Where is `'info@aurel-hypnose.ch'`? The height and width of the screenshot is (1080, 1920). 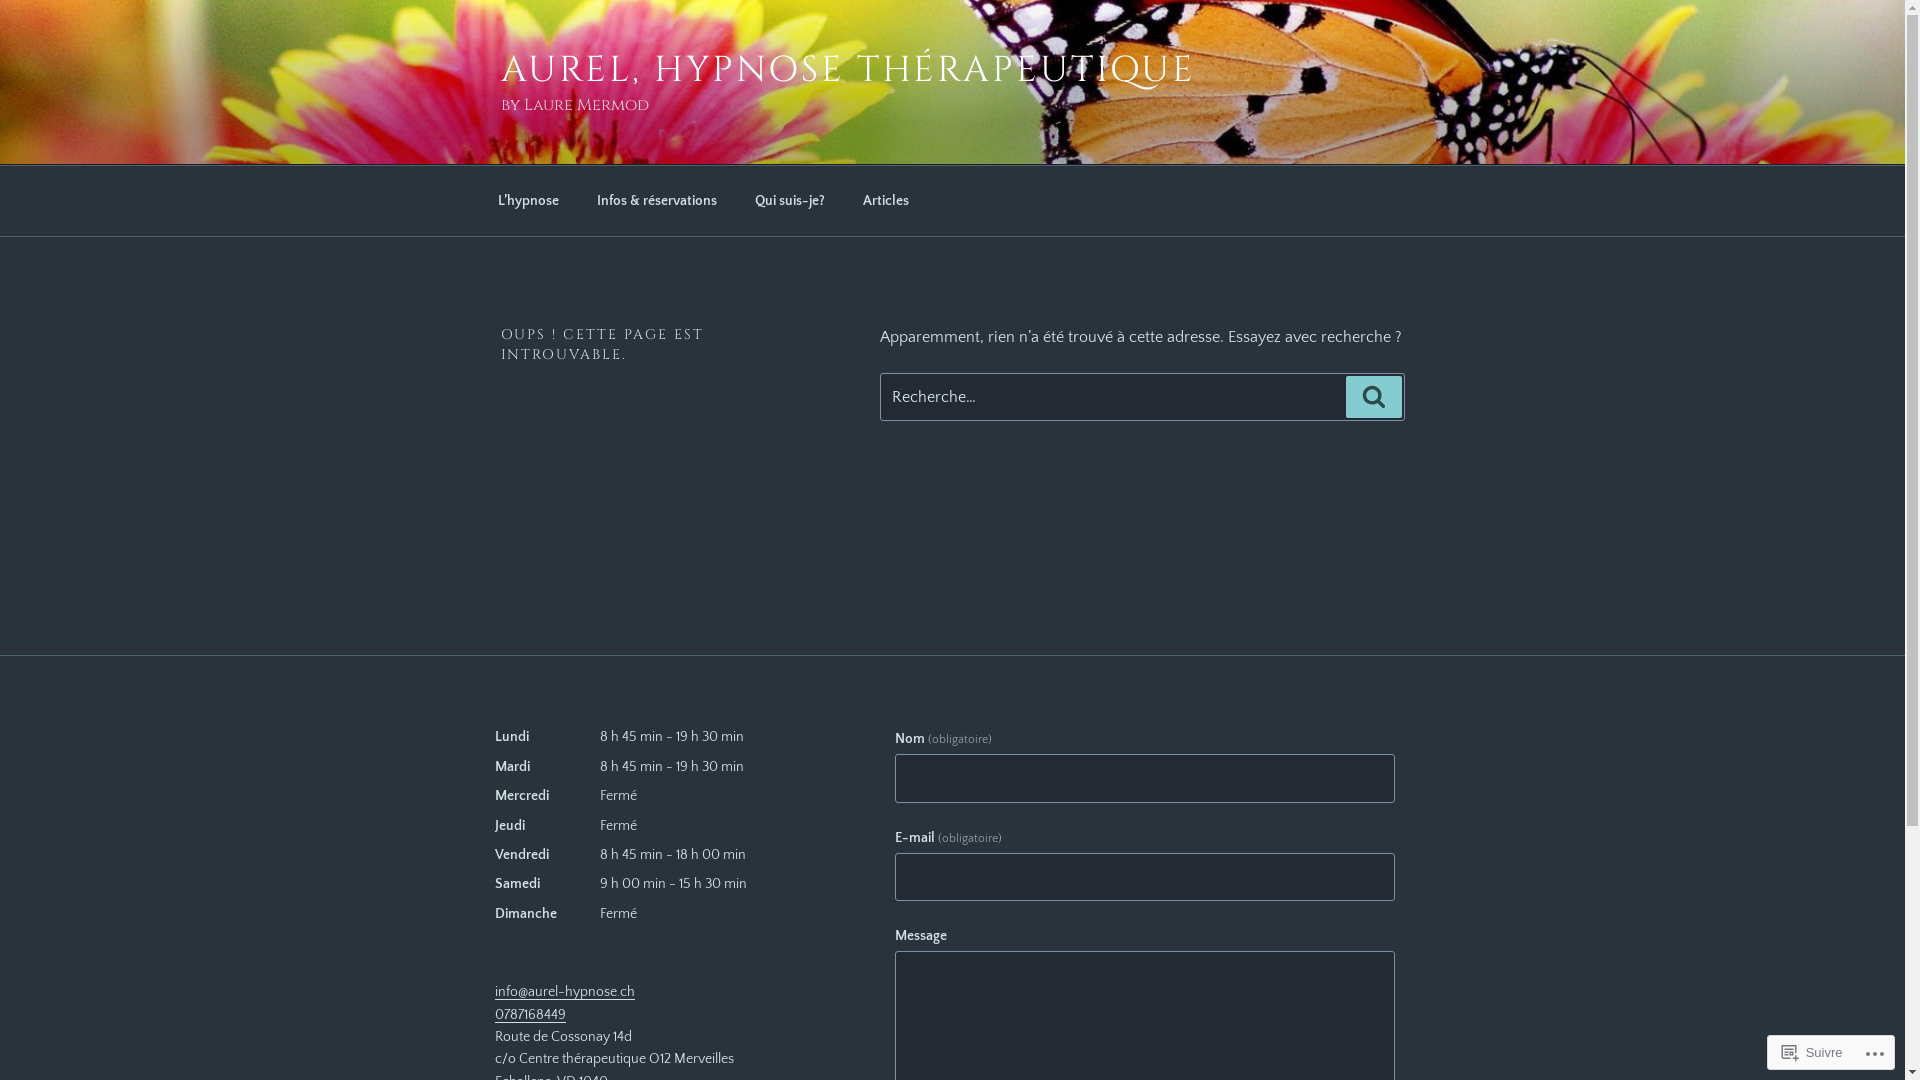 'info@aurel-hypnose.ch' is located at coordinates (562, 991).